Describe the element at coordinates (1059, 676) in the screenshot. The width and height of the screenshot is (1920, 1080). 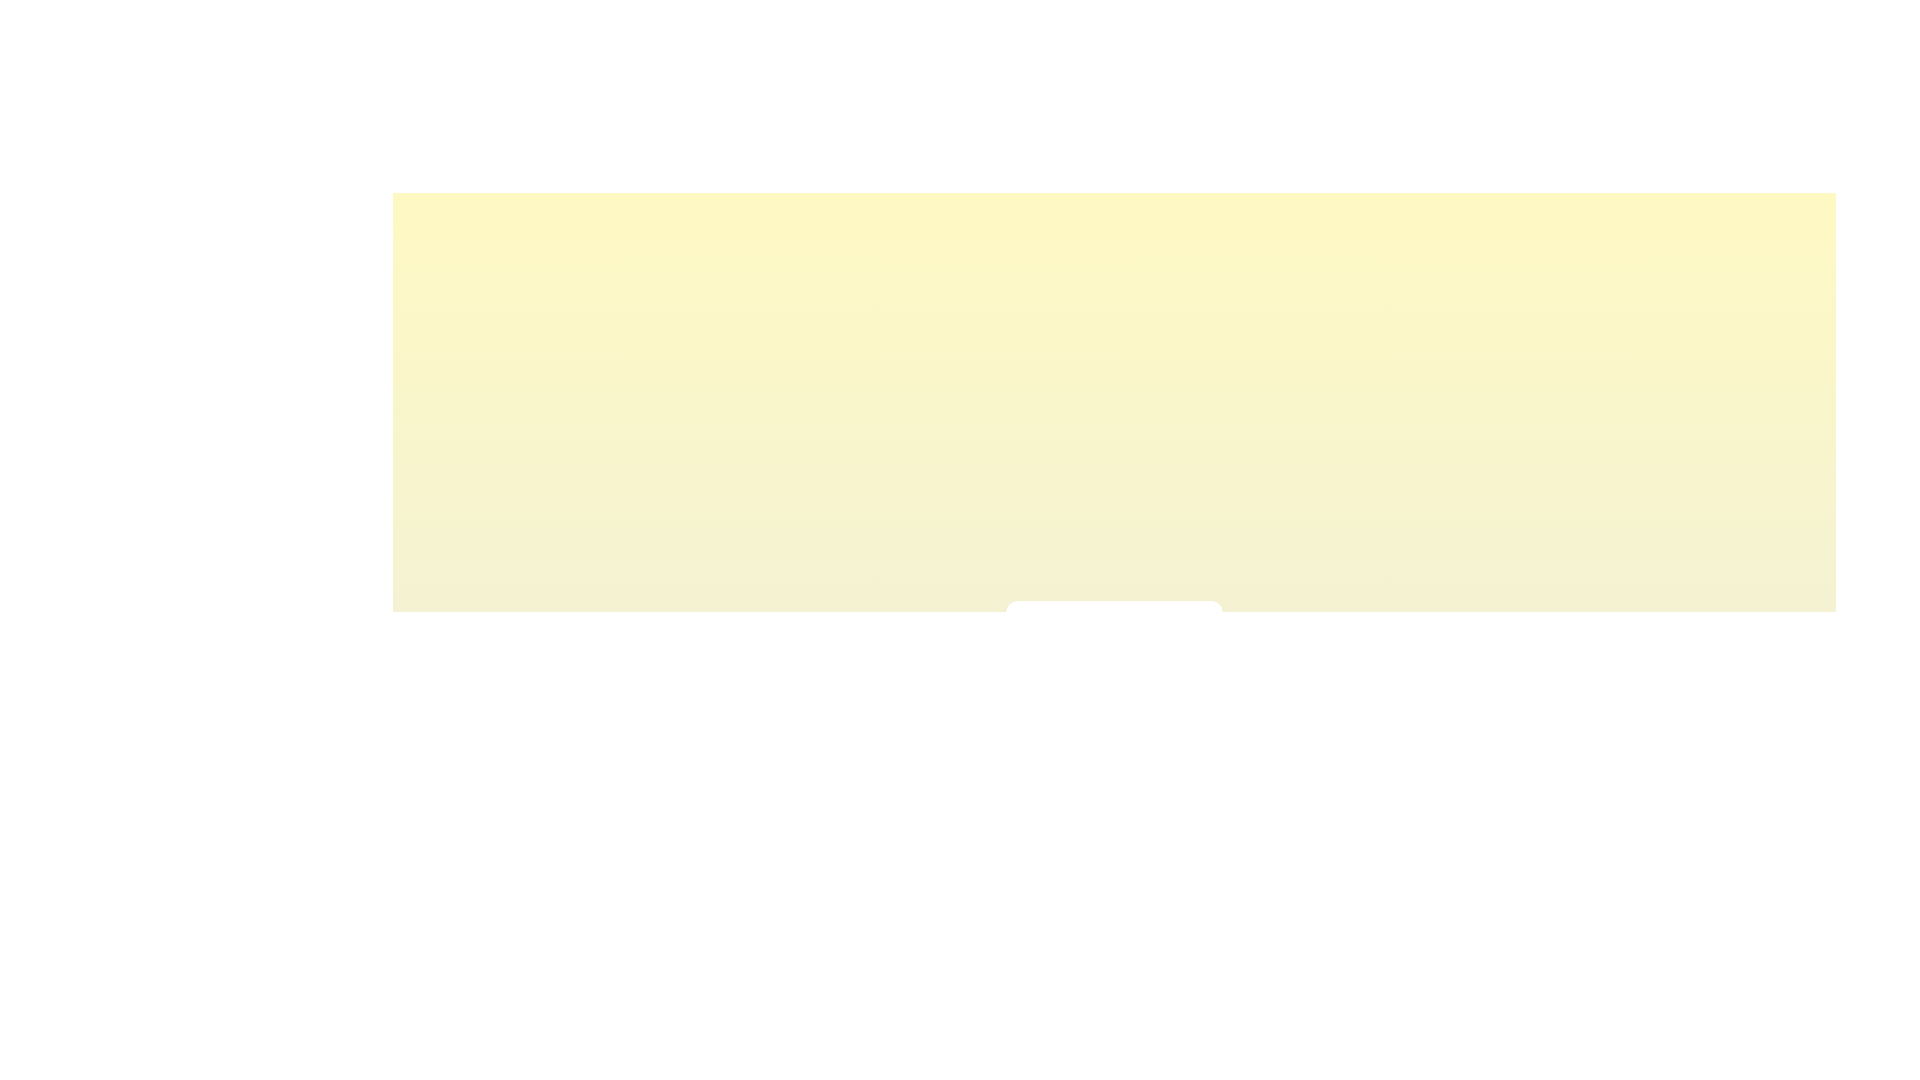
I see `the light intensity slider to 18% to observe the corresponding visual feedback color` at that location.